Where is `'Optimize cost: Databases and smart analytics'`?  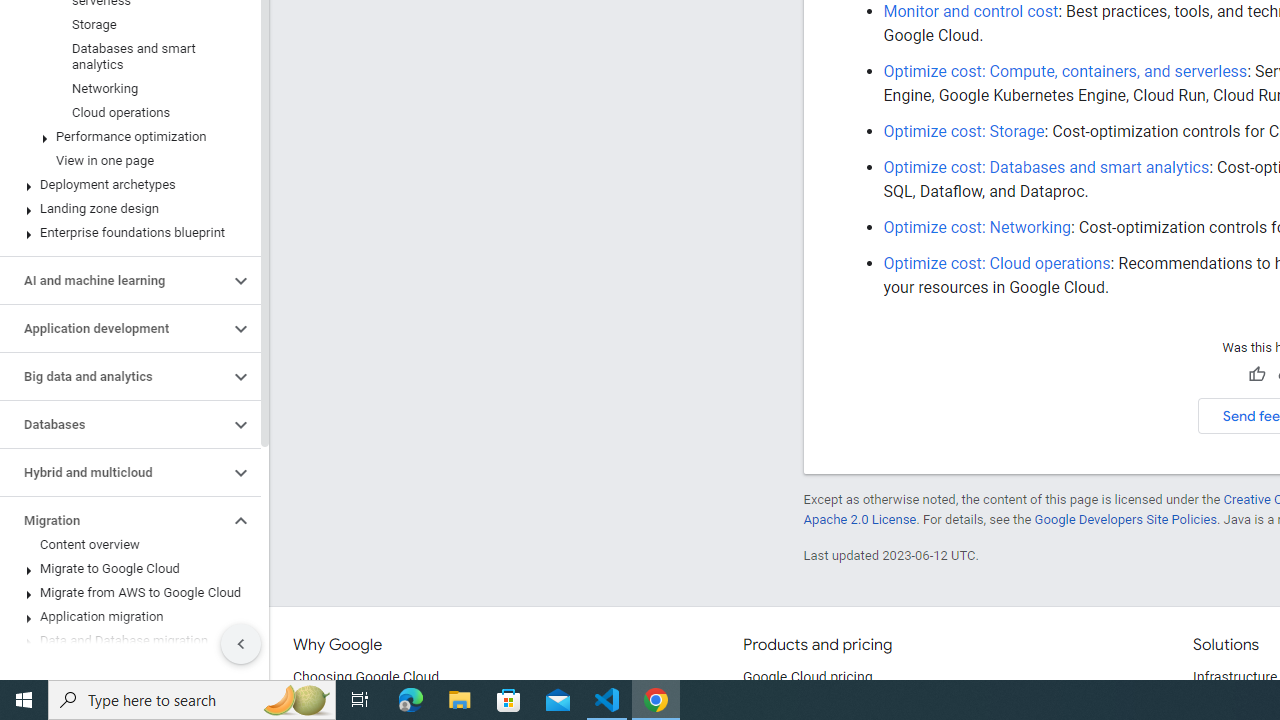 'Optimize cost: Databases and smart analytics' is located at coordinates (1045, 166).